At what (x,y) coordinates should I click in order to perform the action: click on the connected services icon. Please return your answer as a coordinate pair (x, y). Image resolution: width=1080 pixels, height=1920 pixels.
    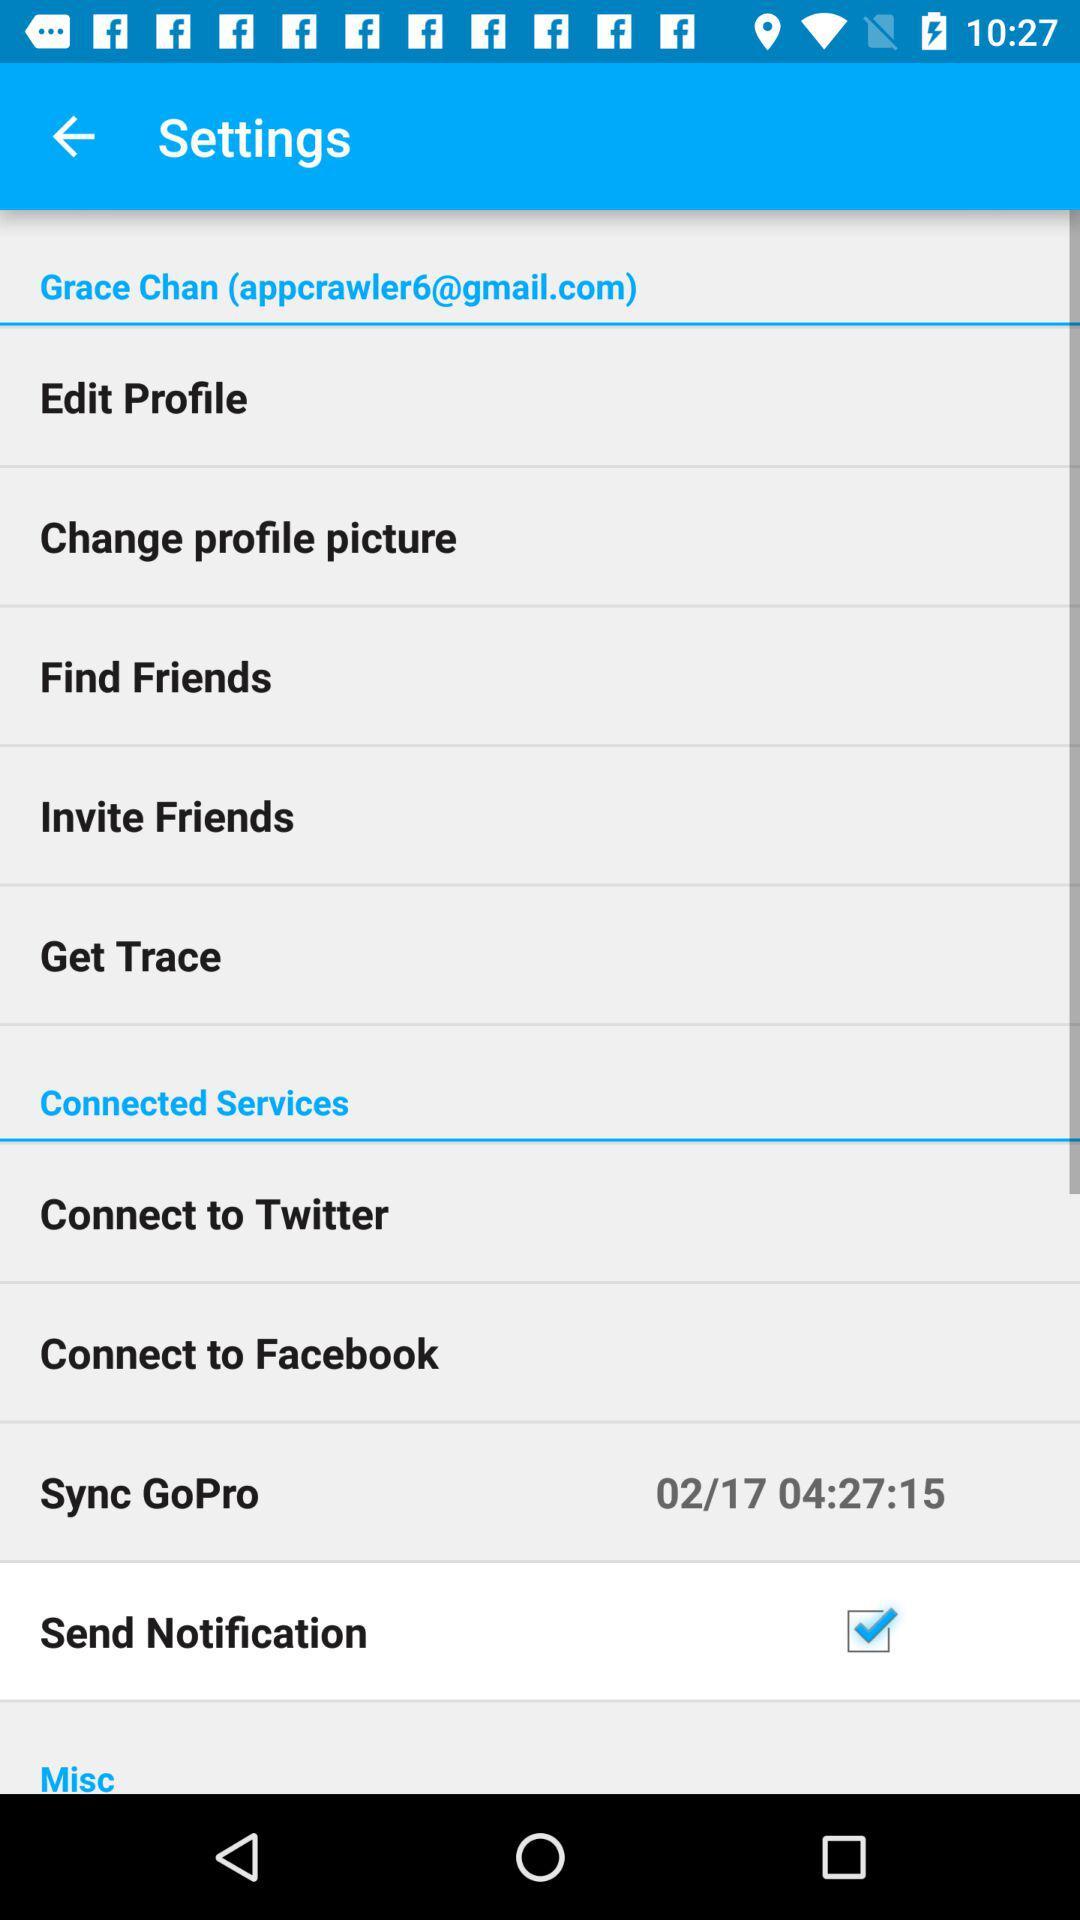
    Looking at the image, I should click on (540, 1100).